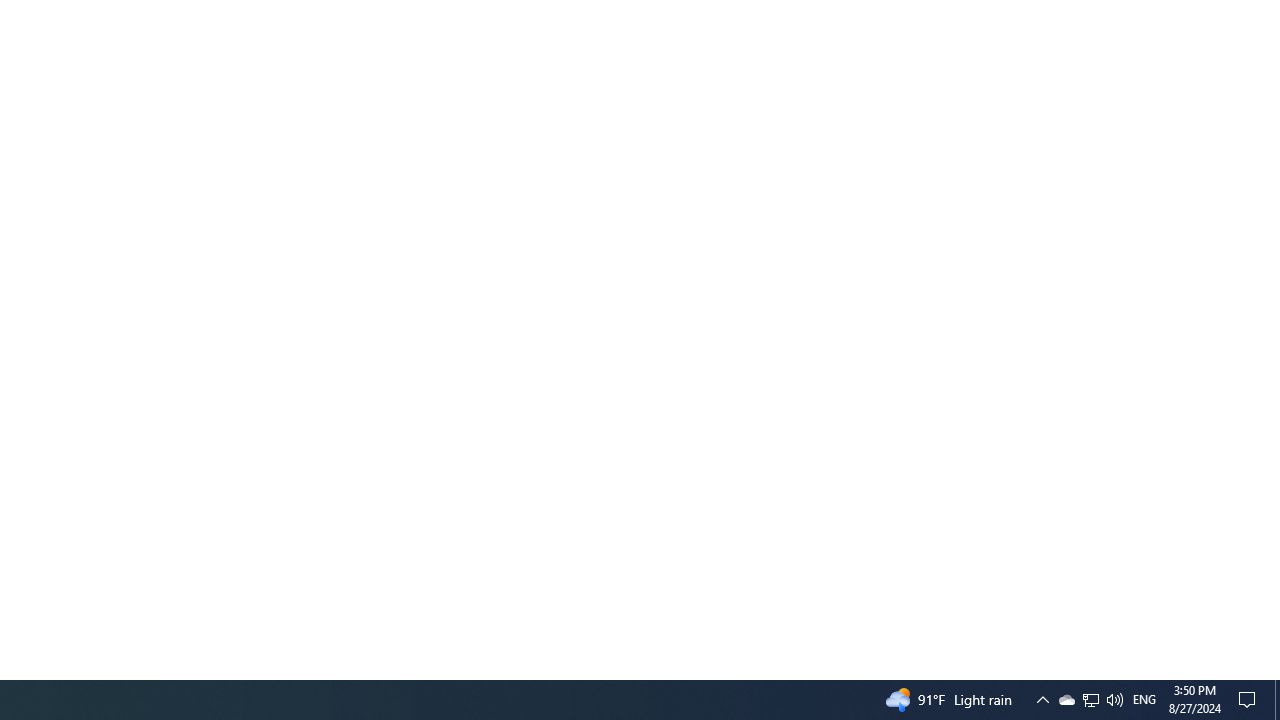  What do you see at coordinates (1041, 698) in the screenshot?
I see `'Notification Chevron'` at bounding box center [1041, 698].